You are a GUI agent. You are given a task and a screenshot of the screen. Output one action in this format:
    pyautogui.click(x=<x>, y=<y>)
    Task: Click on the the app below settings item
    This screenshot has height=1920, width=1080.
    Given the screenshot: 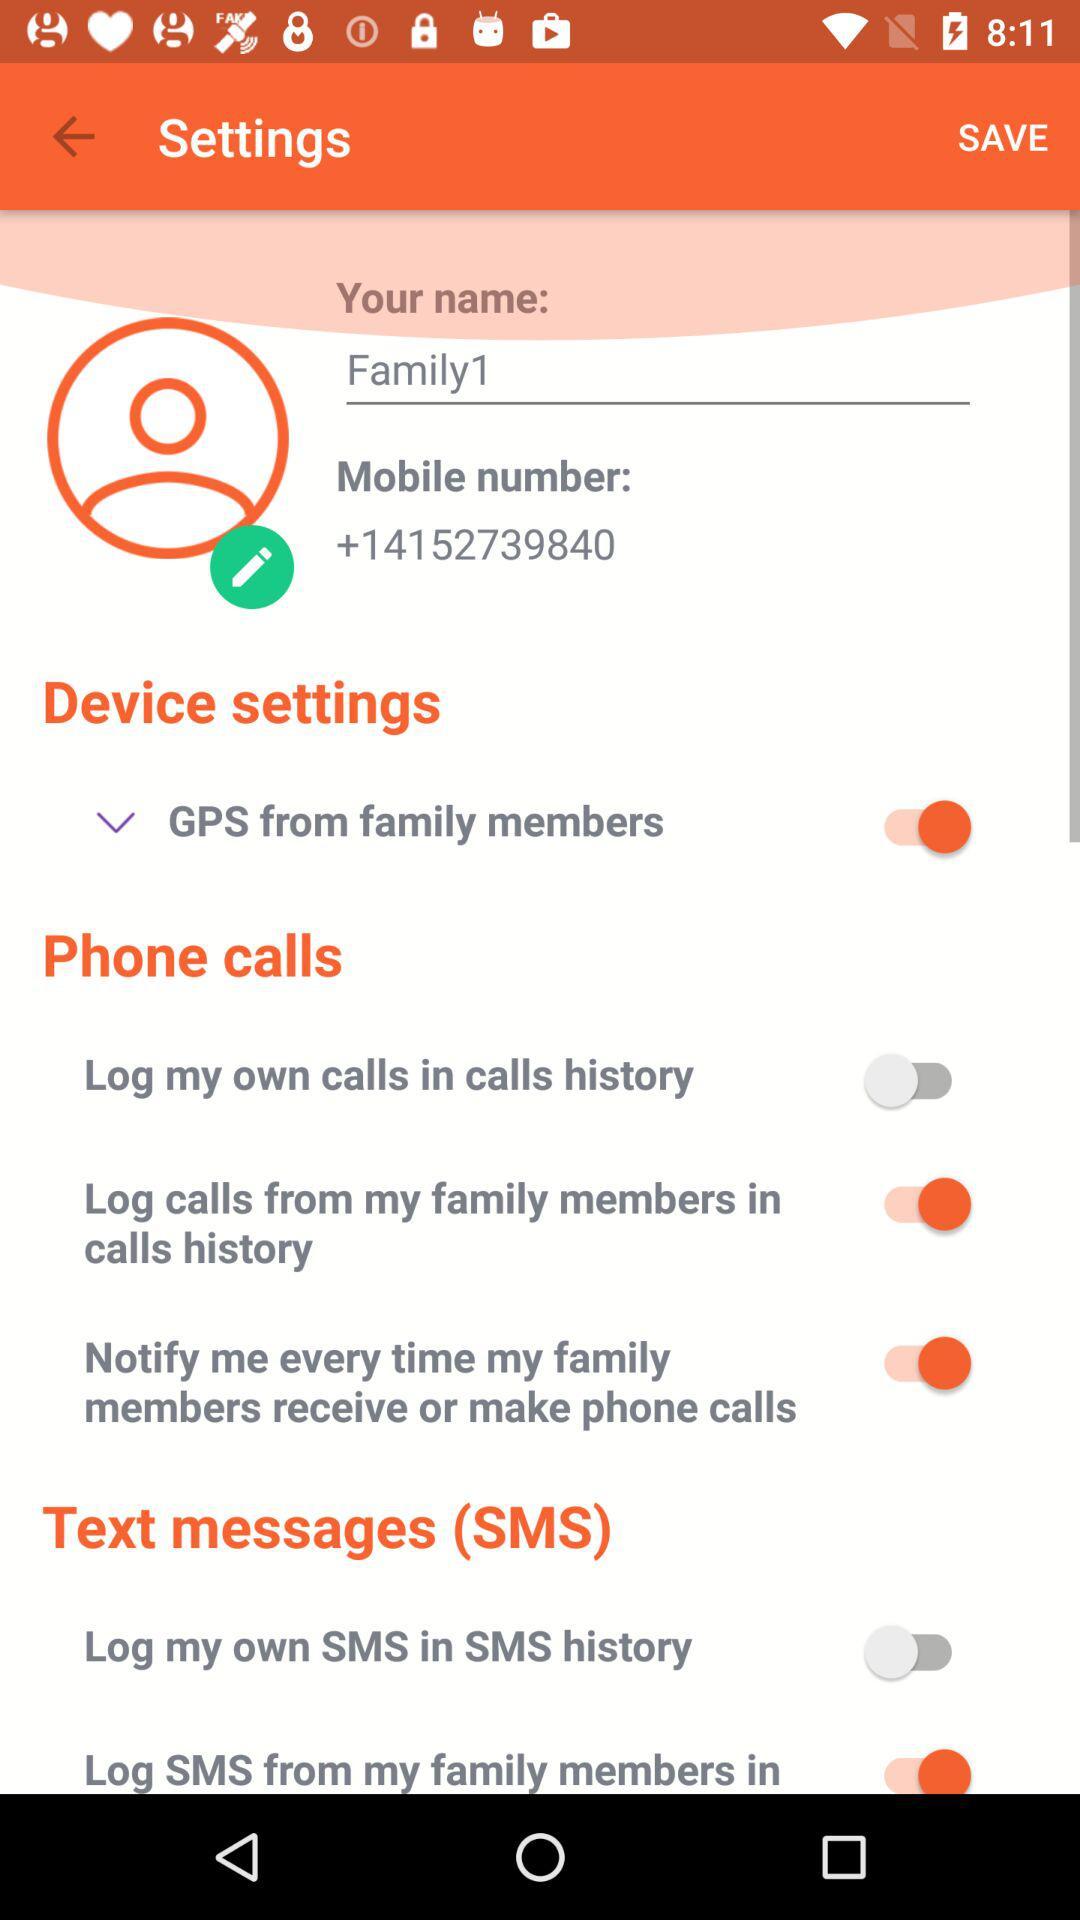 What is the action you would take?
    pyautogui.click(x=441, y=295)
    